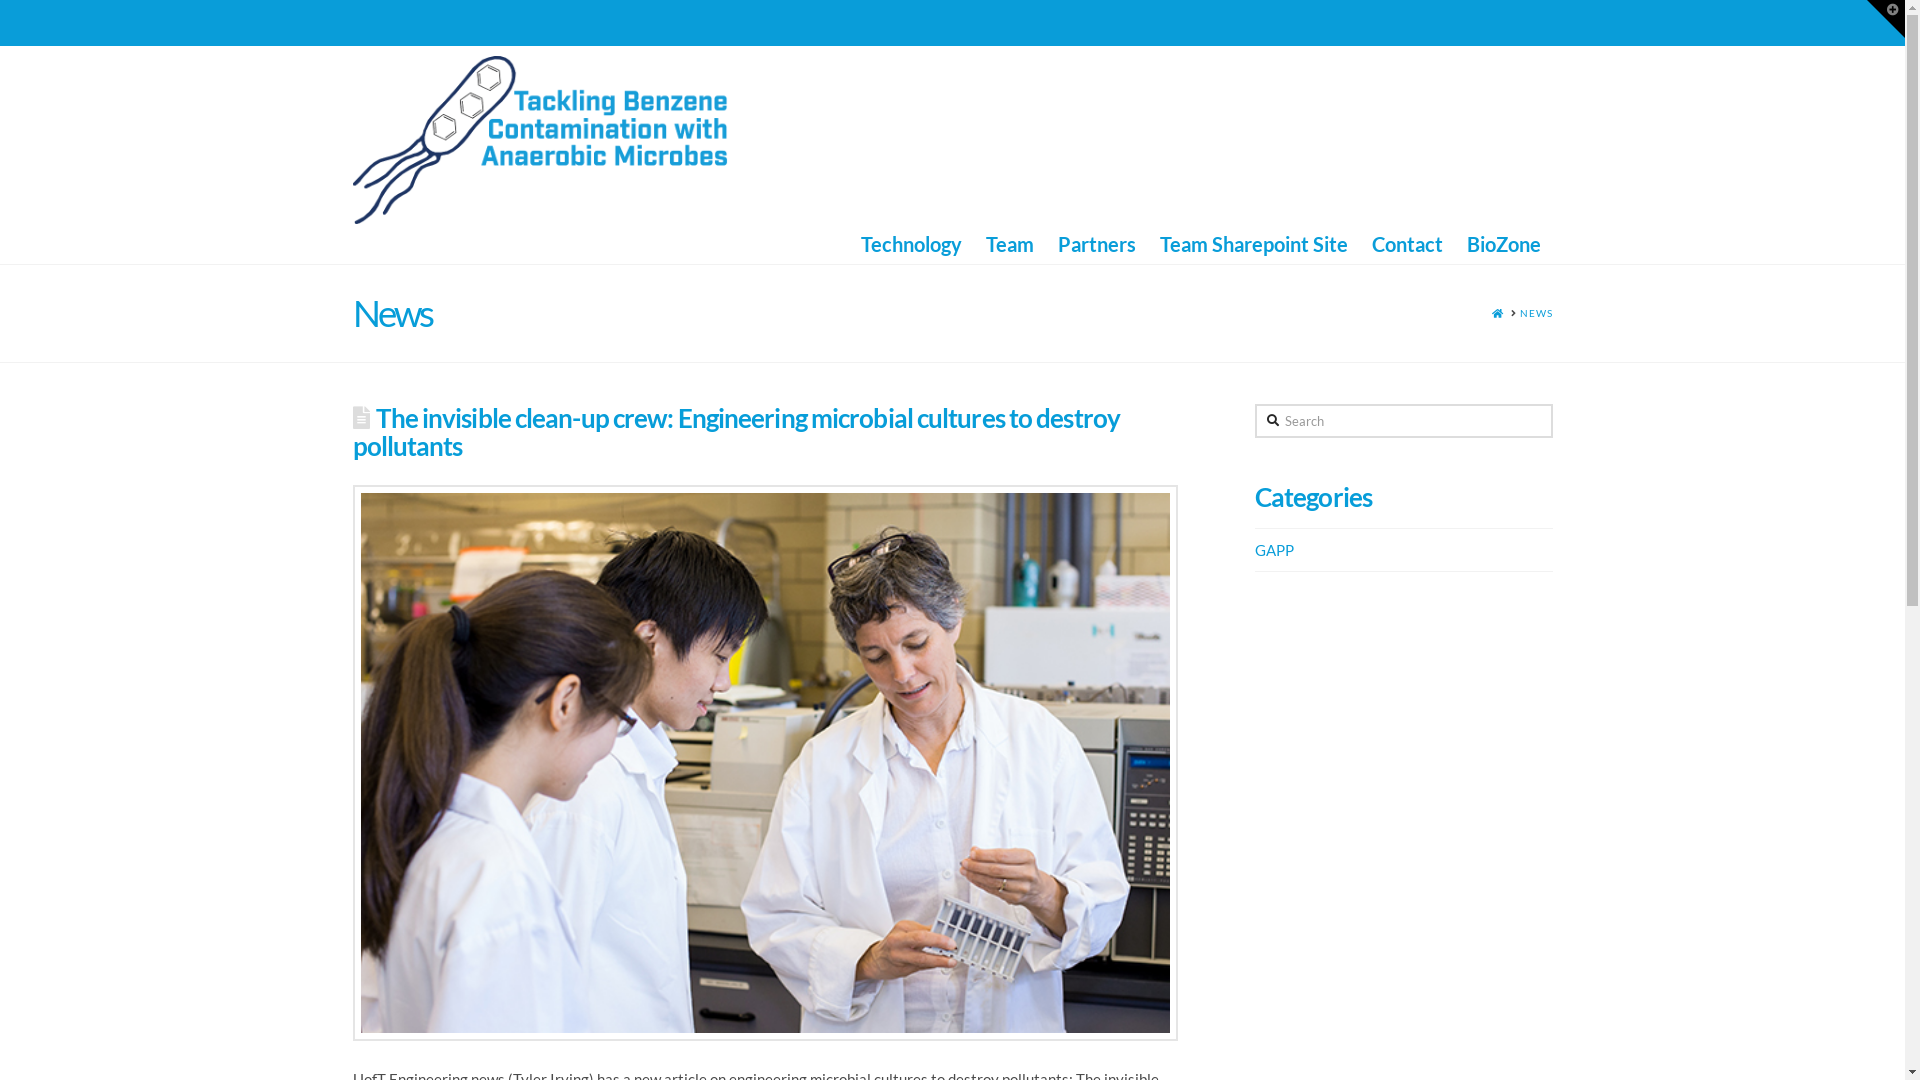 The width and height of the screenshot is (1920, 1080). What do you see at coordinates (1866, 19) in the screenshot?
I see `'Toggle the Widgetbar'` at bounding box center [1866, 19].